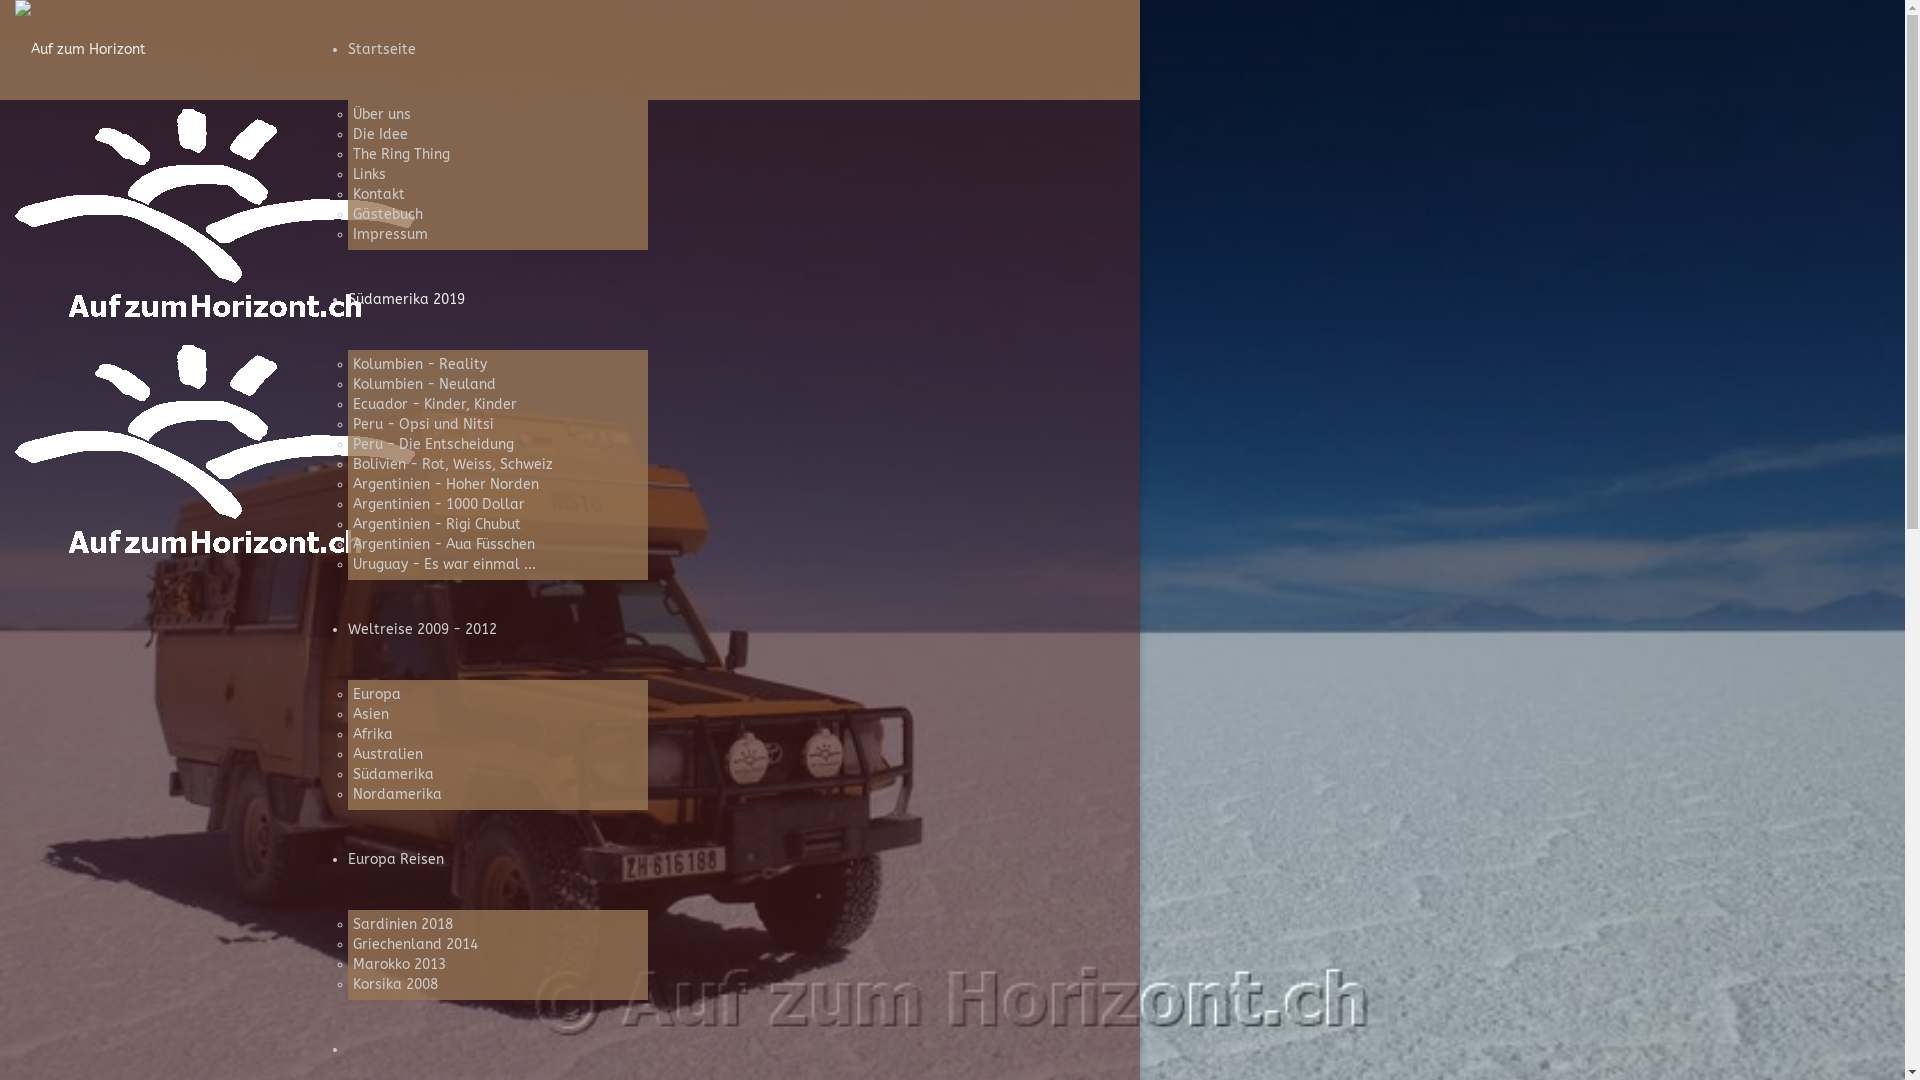 The height and width of the screenshot is (1080, 1920). What do you see at coordinates (387, 754) in the screenshot?
I see `'Australien'` at bounding box center [387, 754].